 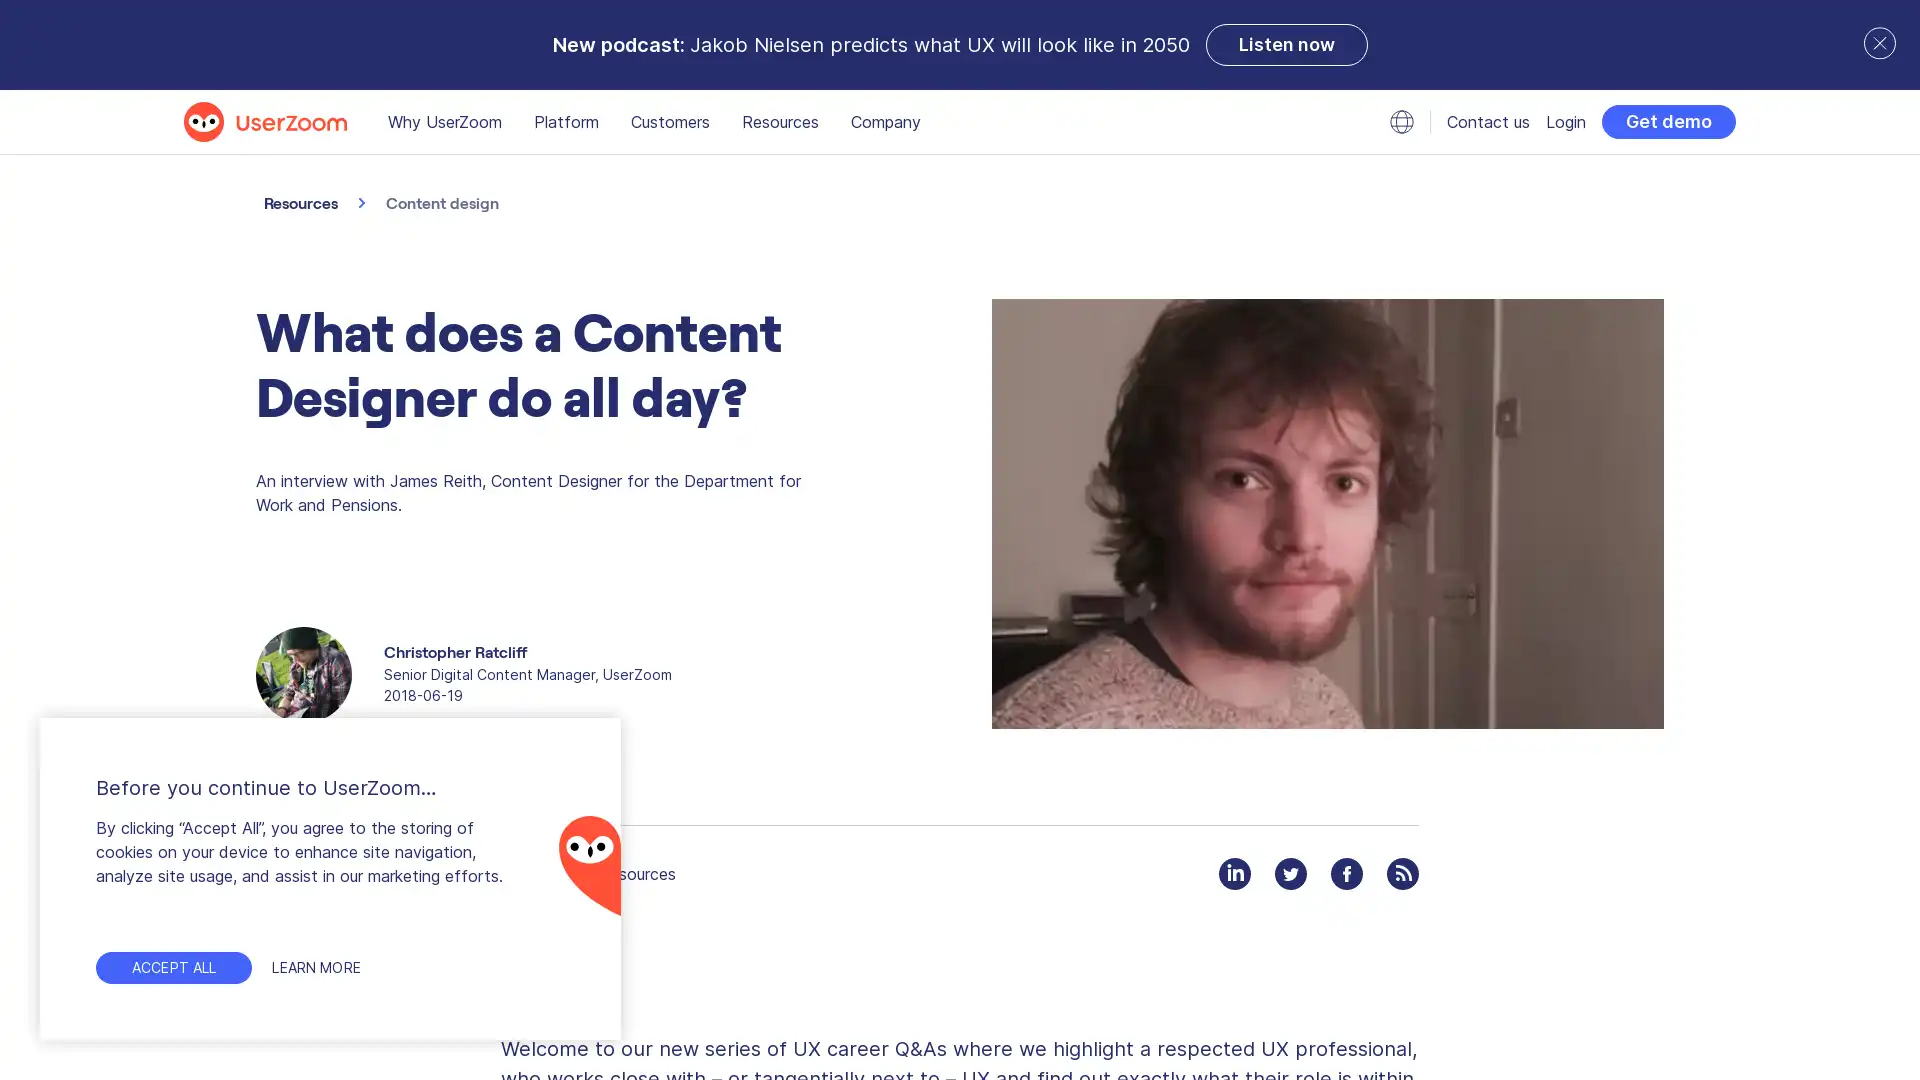 I want to click on Company, so click(x=885, y=122).